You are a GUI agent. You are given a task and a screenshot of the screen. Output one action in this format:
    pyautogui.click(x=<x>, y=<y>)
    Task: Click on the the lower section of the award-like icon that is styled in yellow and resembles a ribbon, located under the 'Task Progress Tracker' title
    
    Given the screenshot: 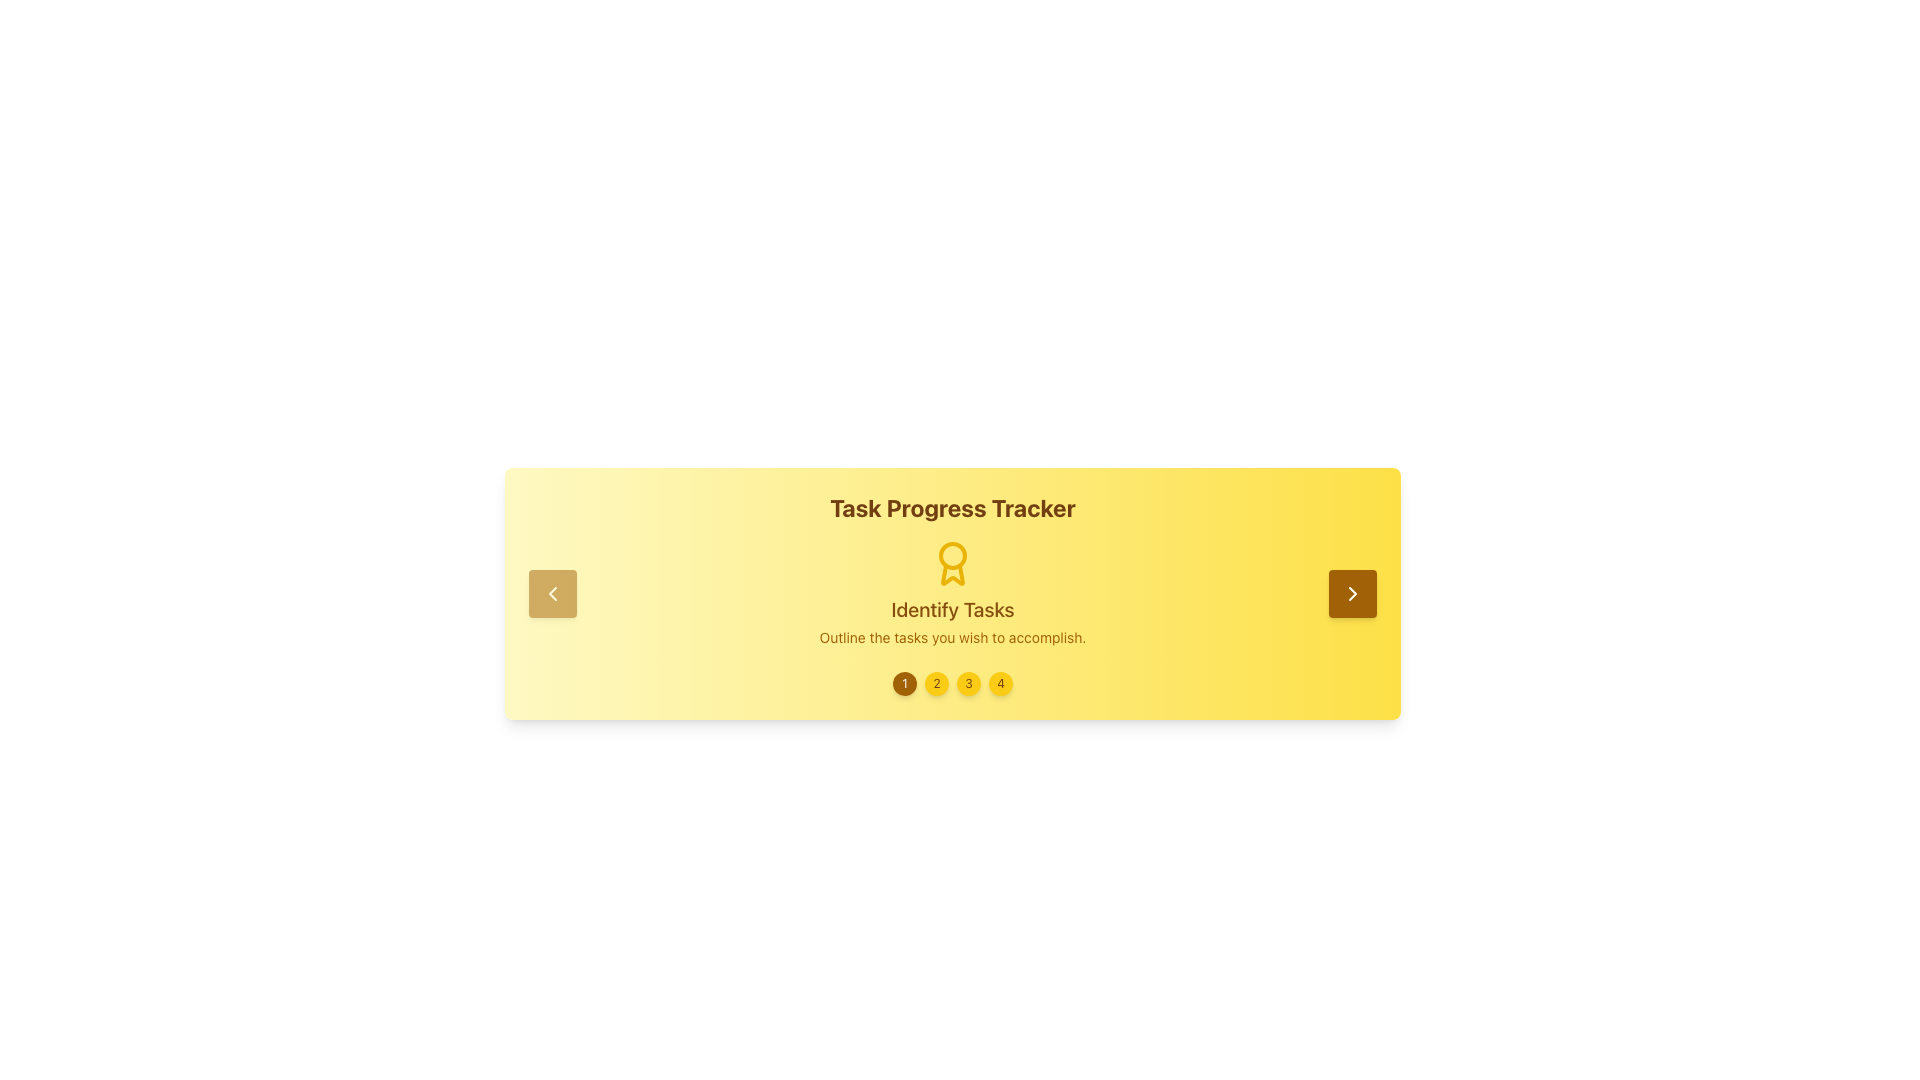 What is the action you would take?
    pyautogui.click(x=952, y=574)
    